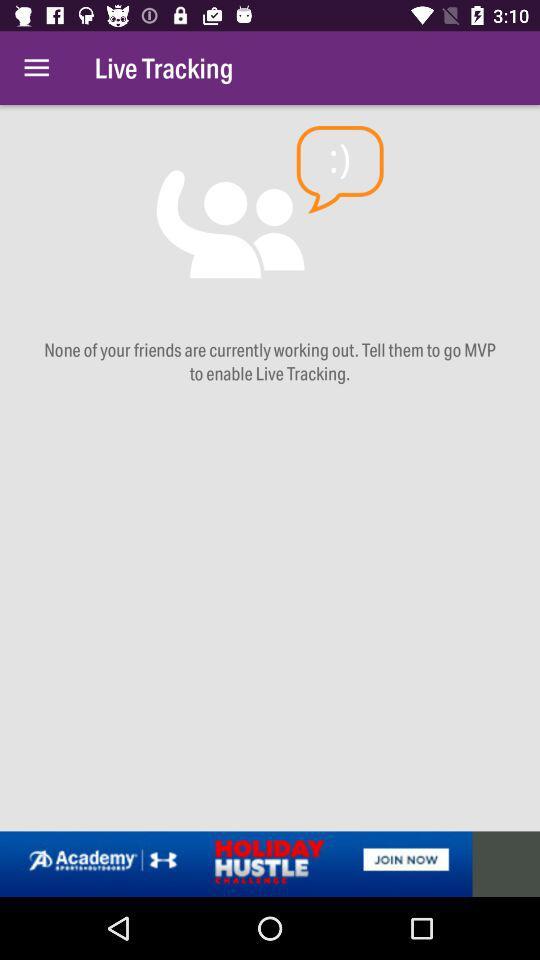 Image resolution: width=540 pixels, height=960 pixels. Describe the element at coordinates (270, 863) in the screenshot. I see `advertisement page` at that location.